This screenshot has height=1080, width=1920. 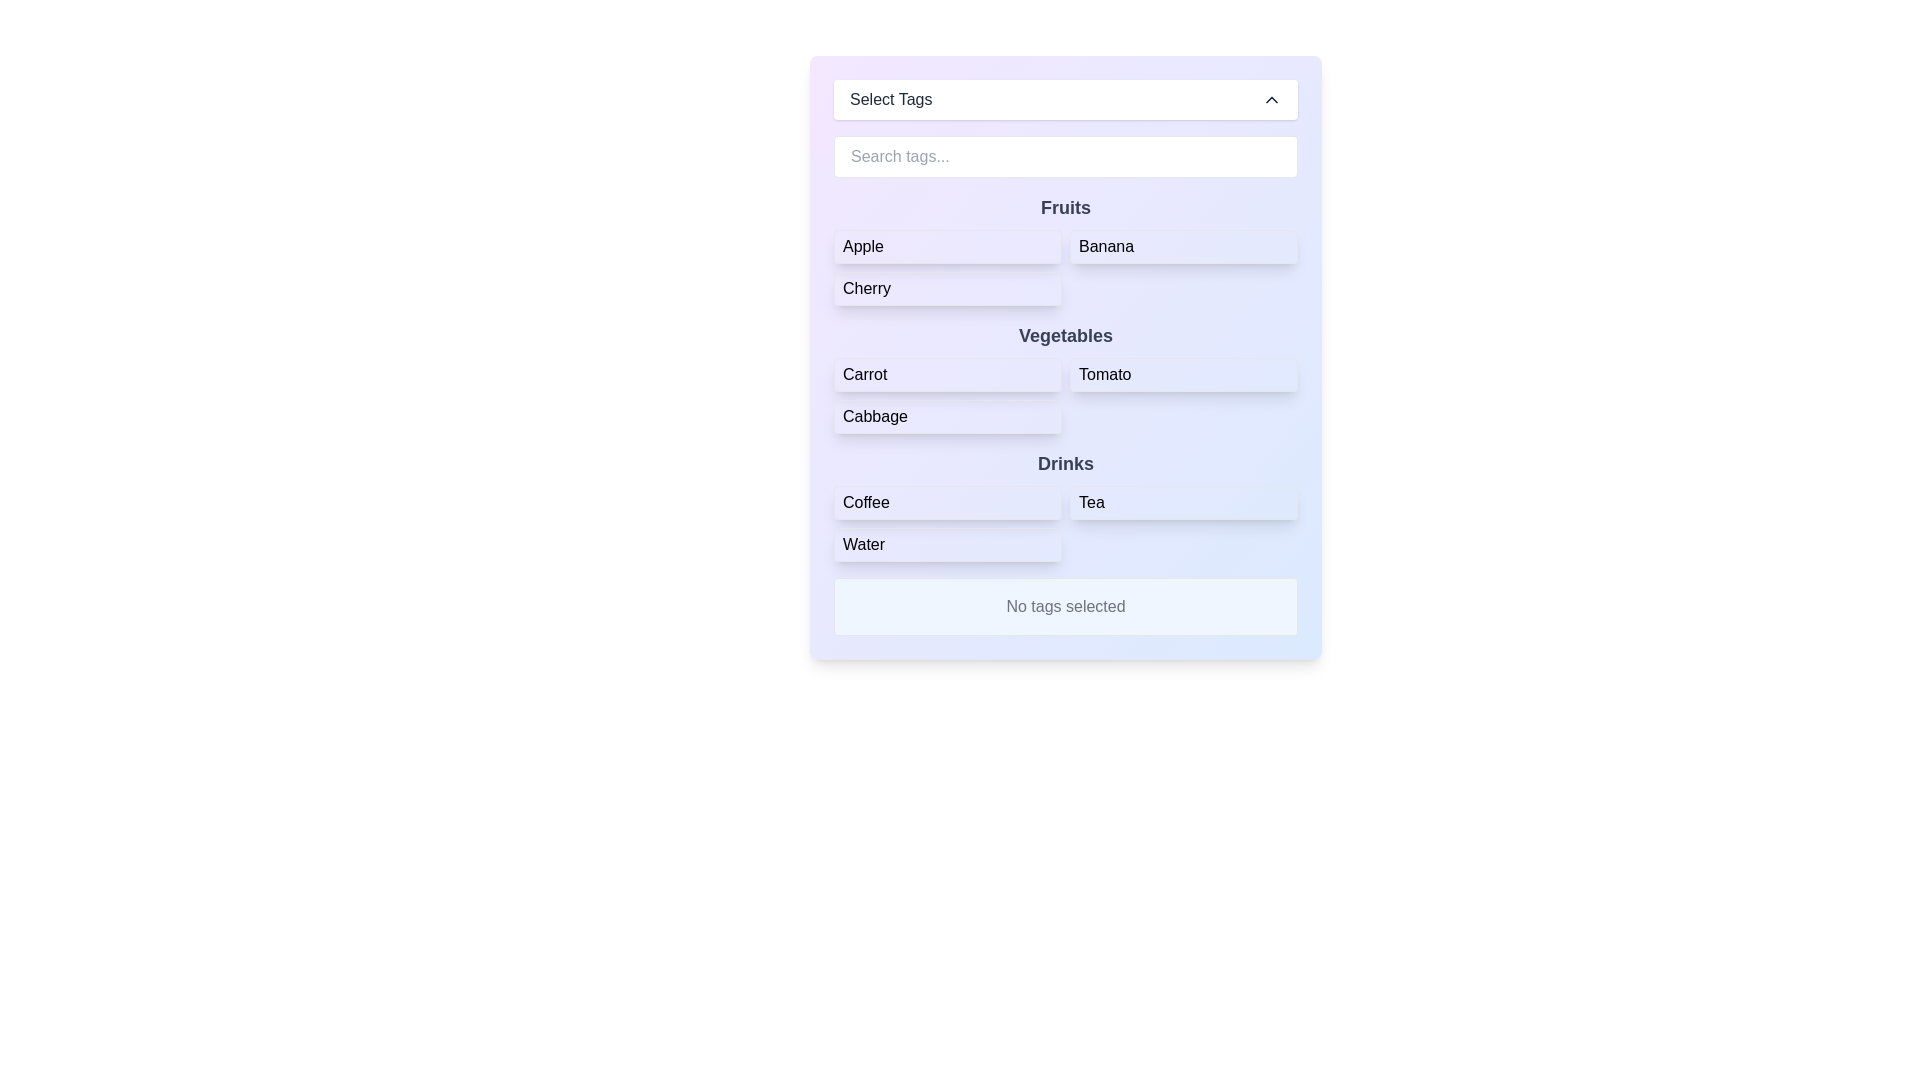 I want to click on the 'Carrot' text label in the 'Vegetables' category, so click(x=864, y=374).